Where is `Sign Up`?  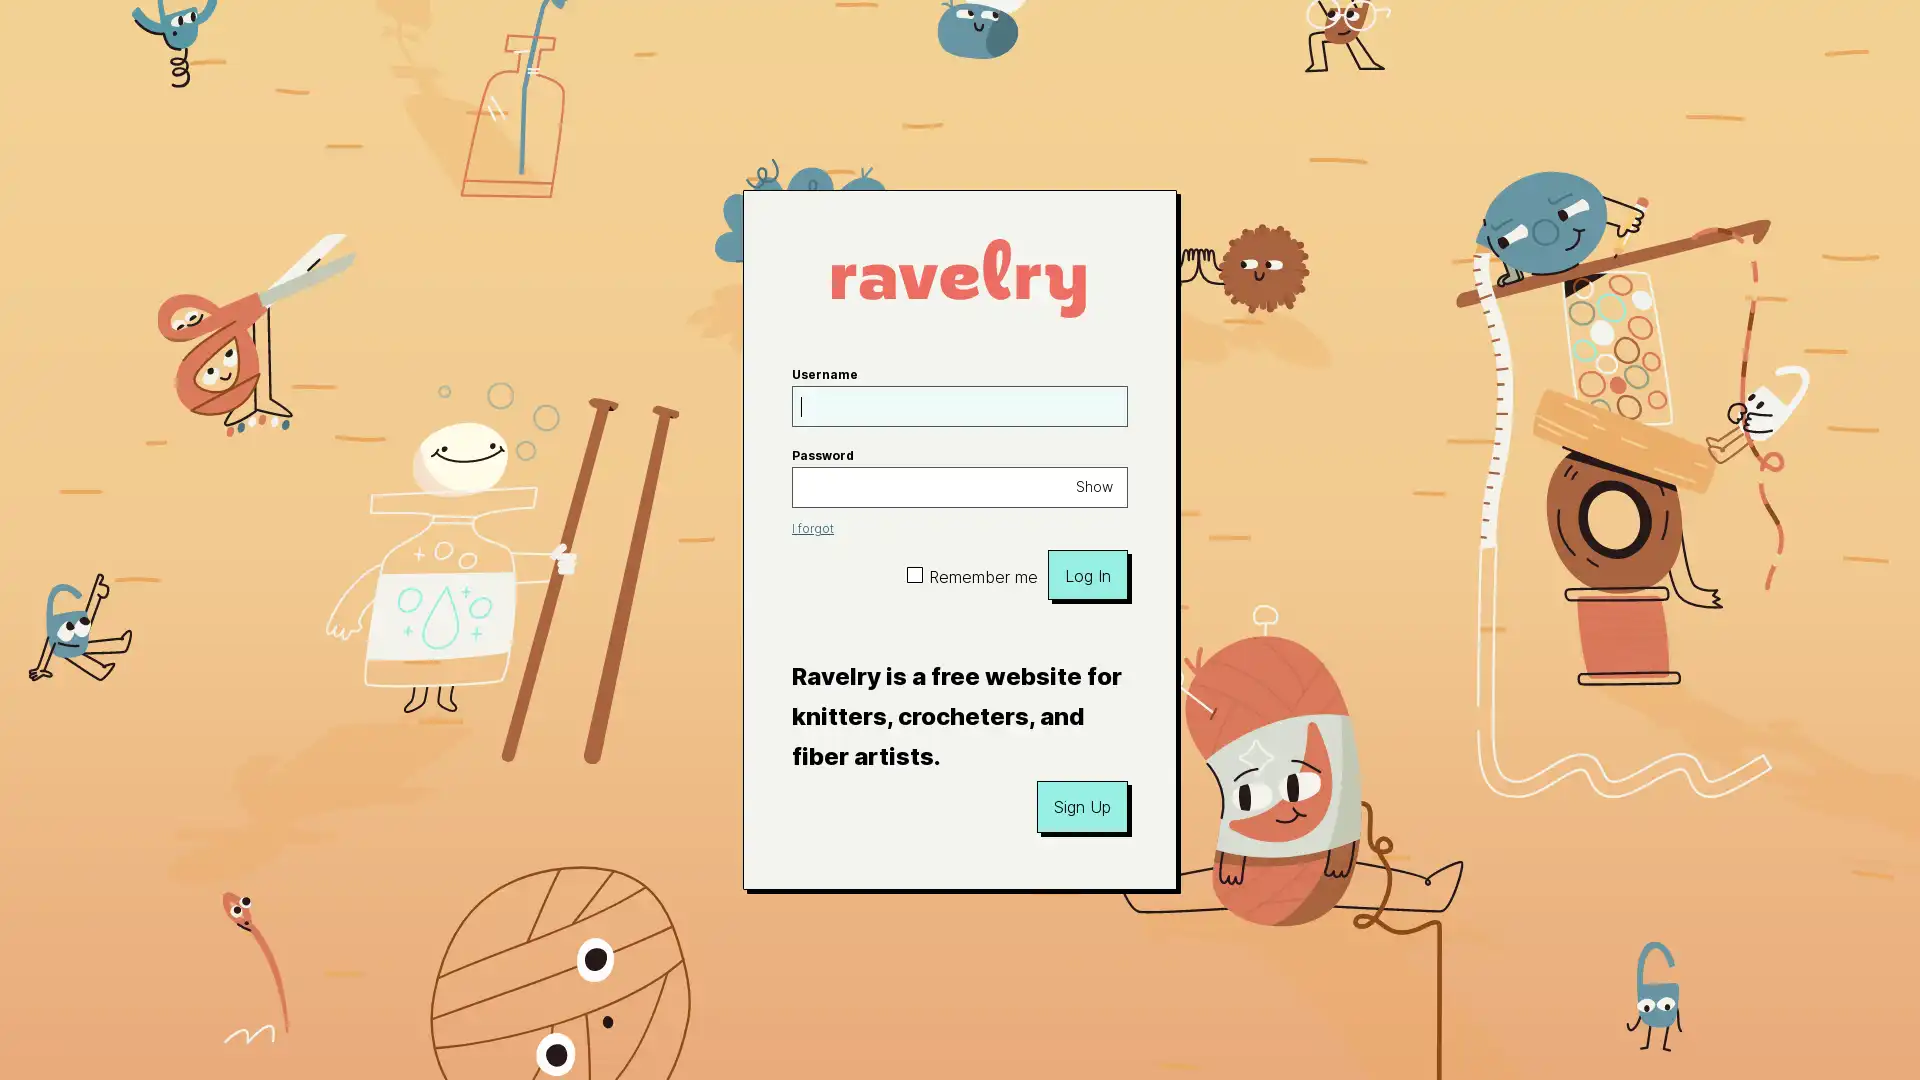
Sign Up is located at coordinates (1081, 805).